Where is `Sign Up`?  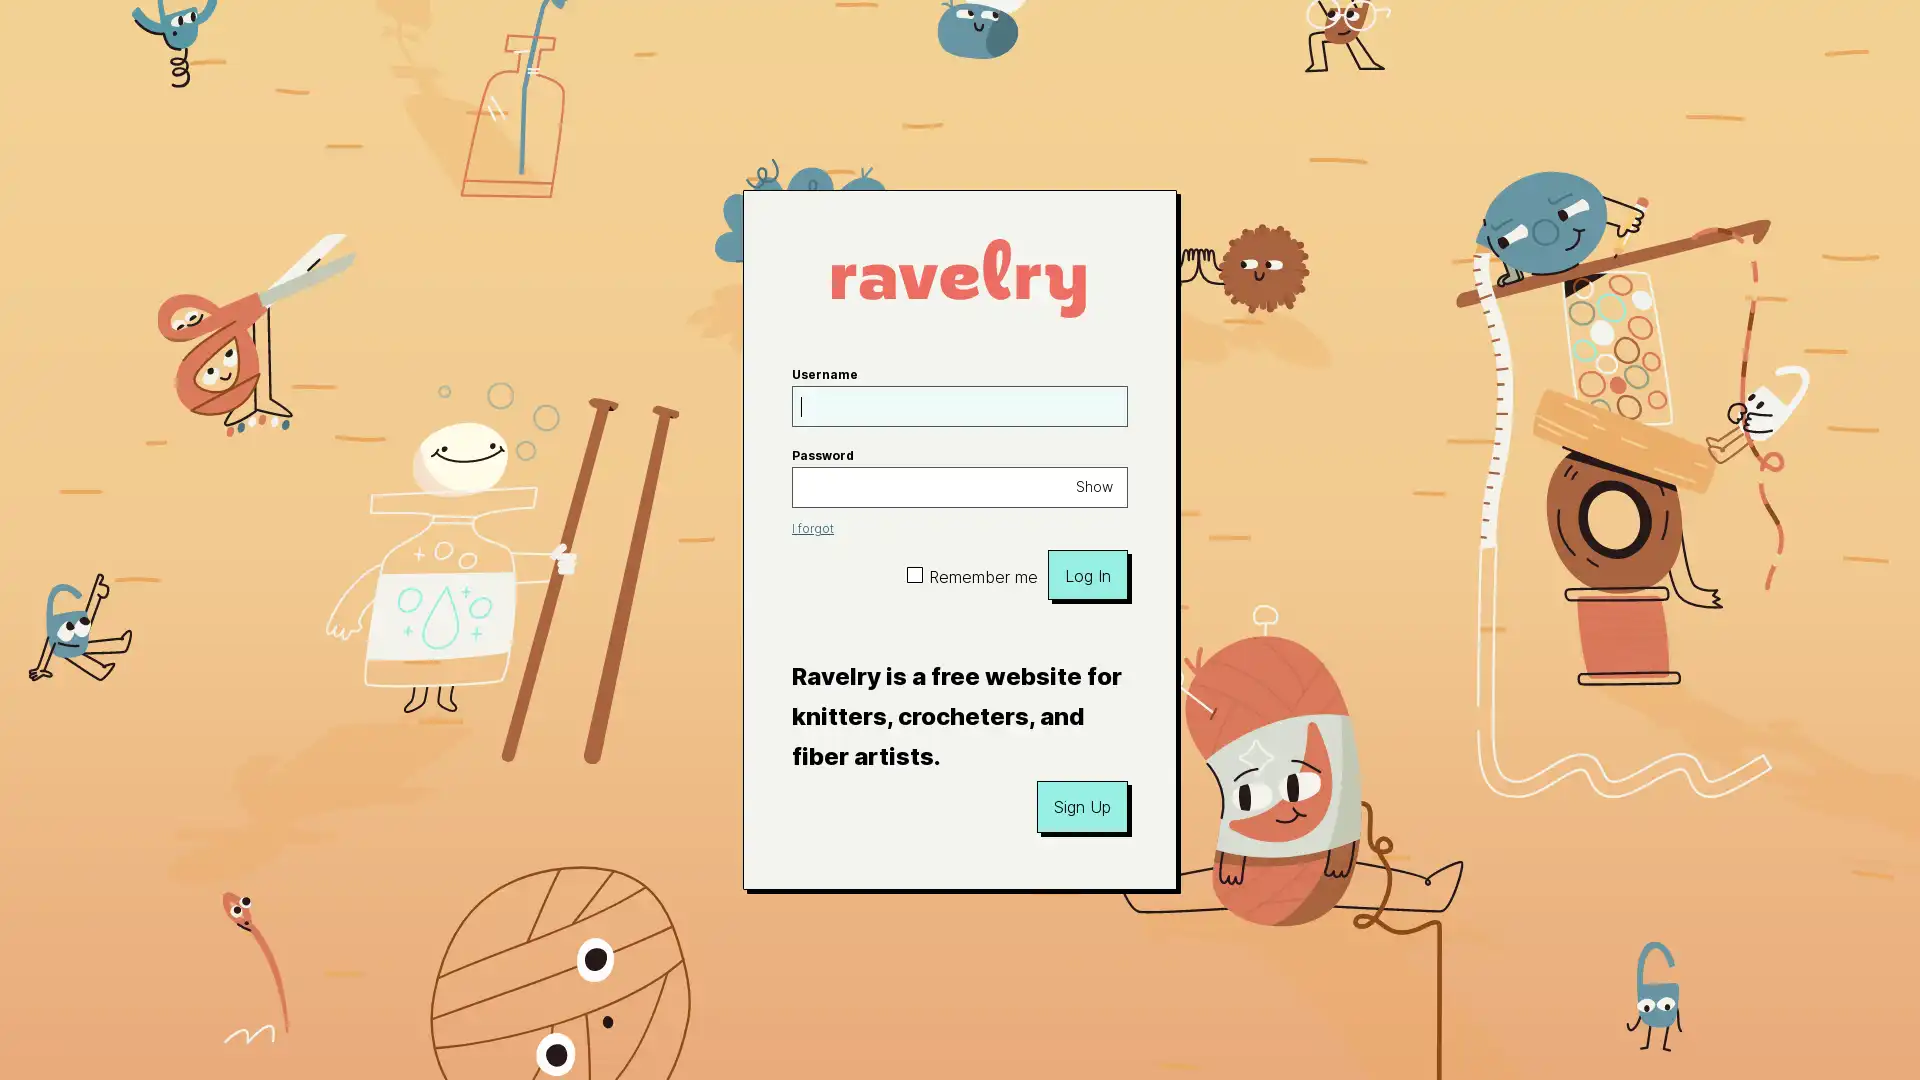
Sign Up is located at coordinates (1081, 805).